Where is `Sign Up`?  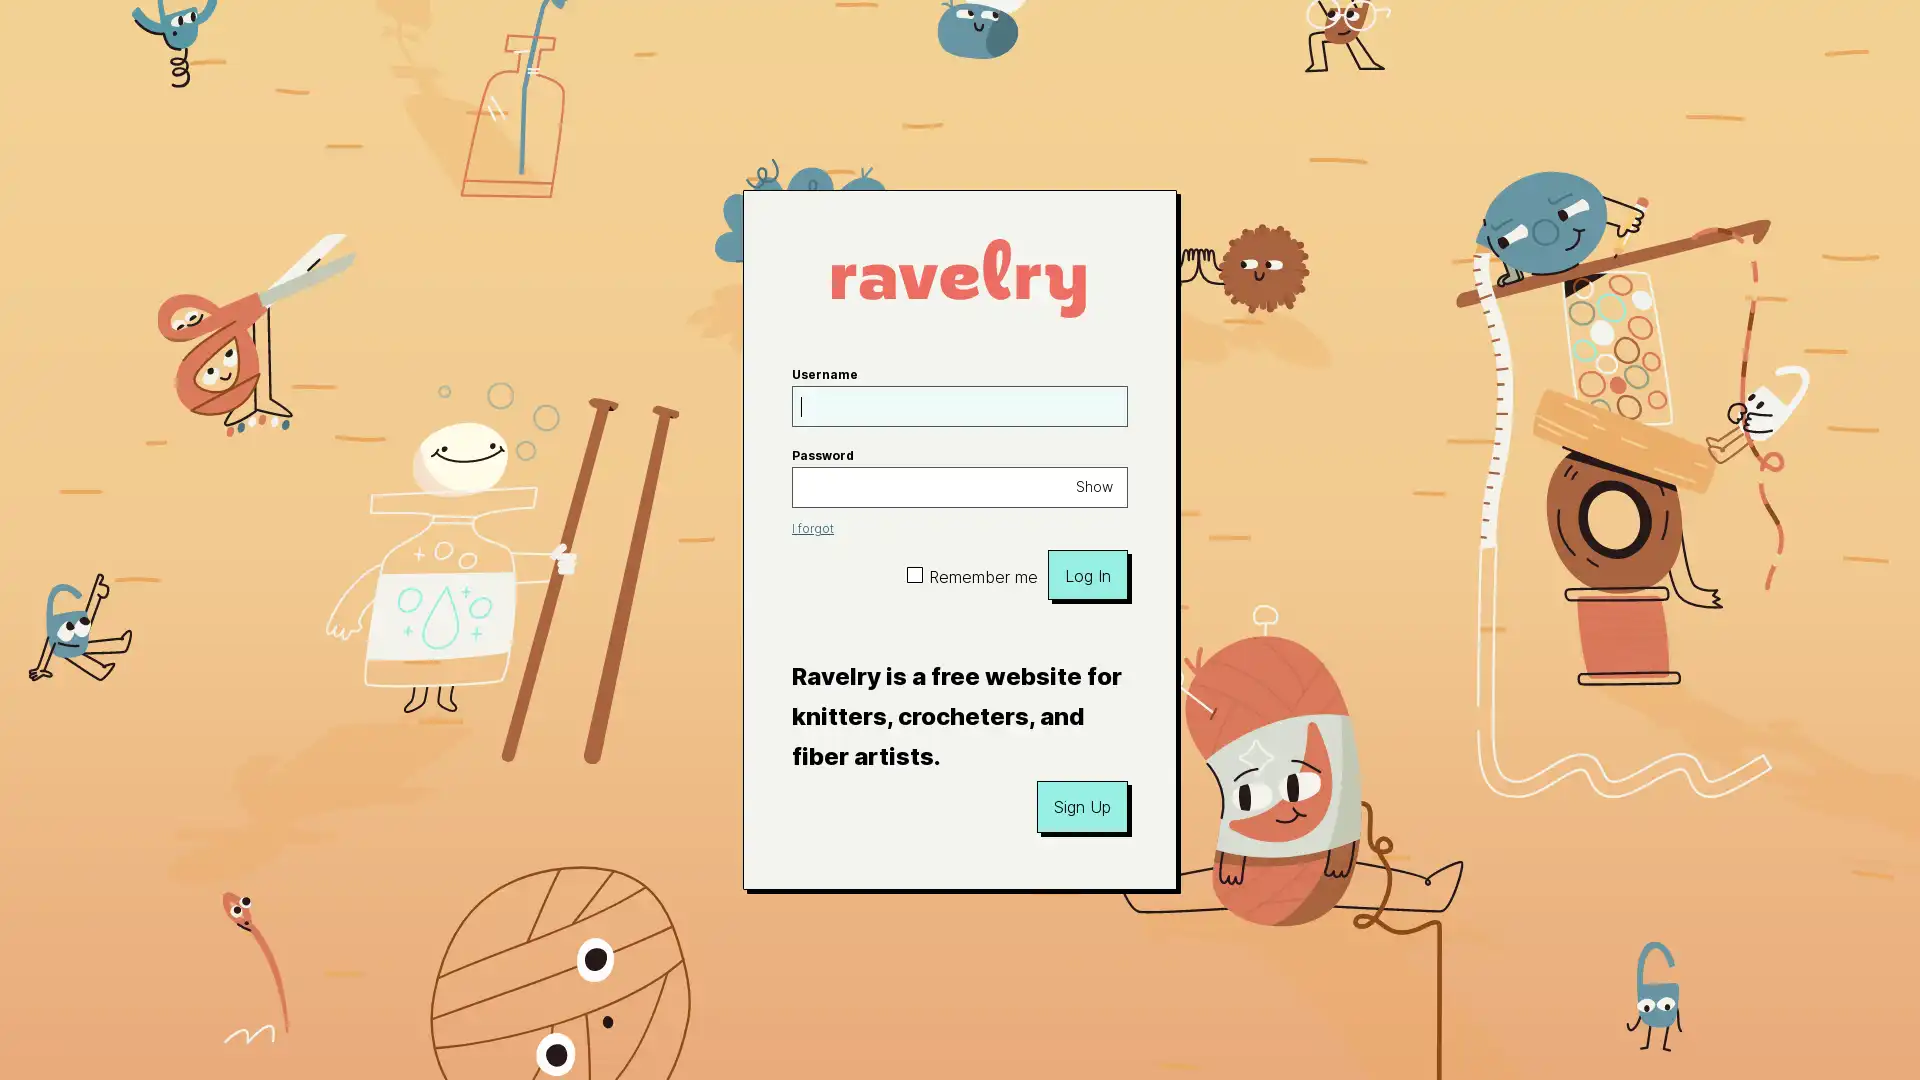
Sign Up is located at coordinates (1081, 805).